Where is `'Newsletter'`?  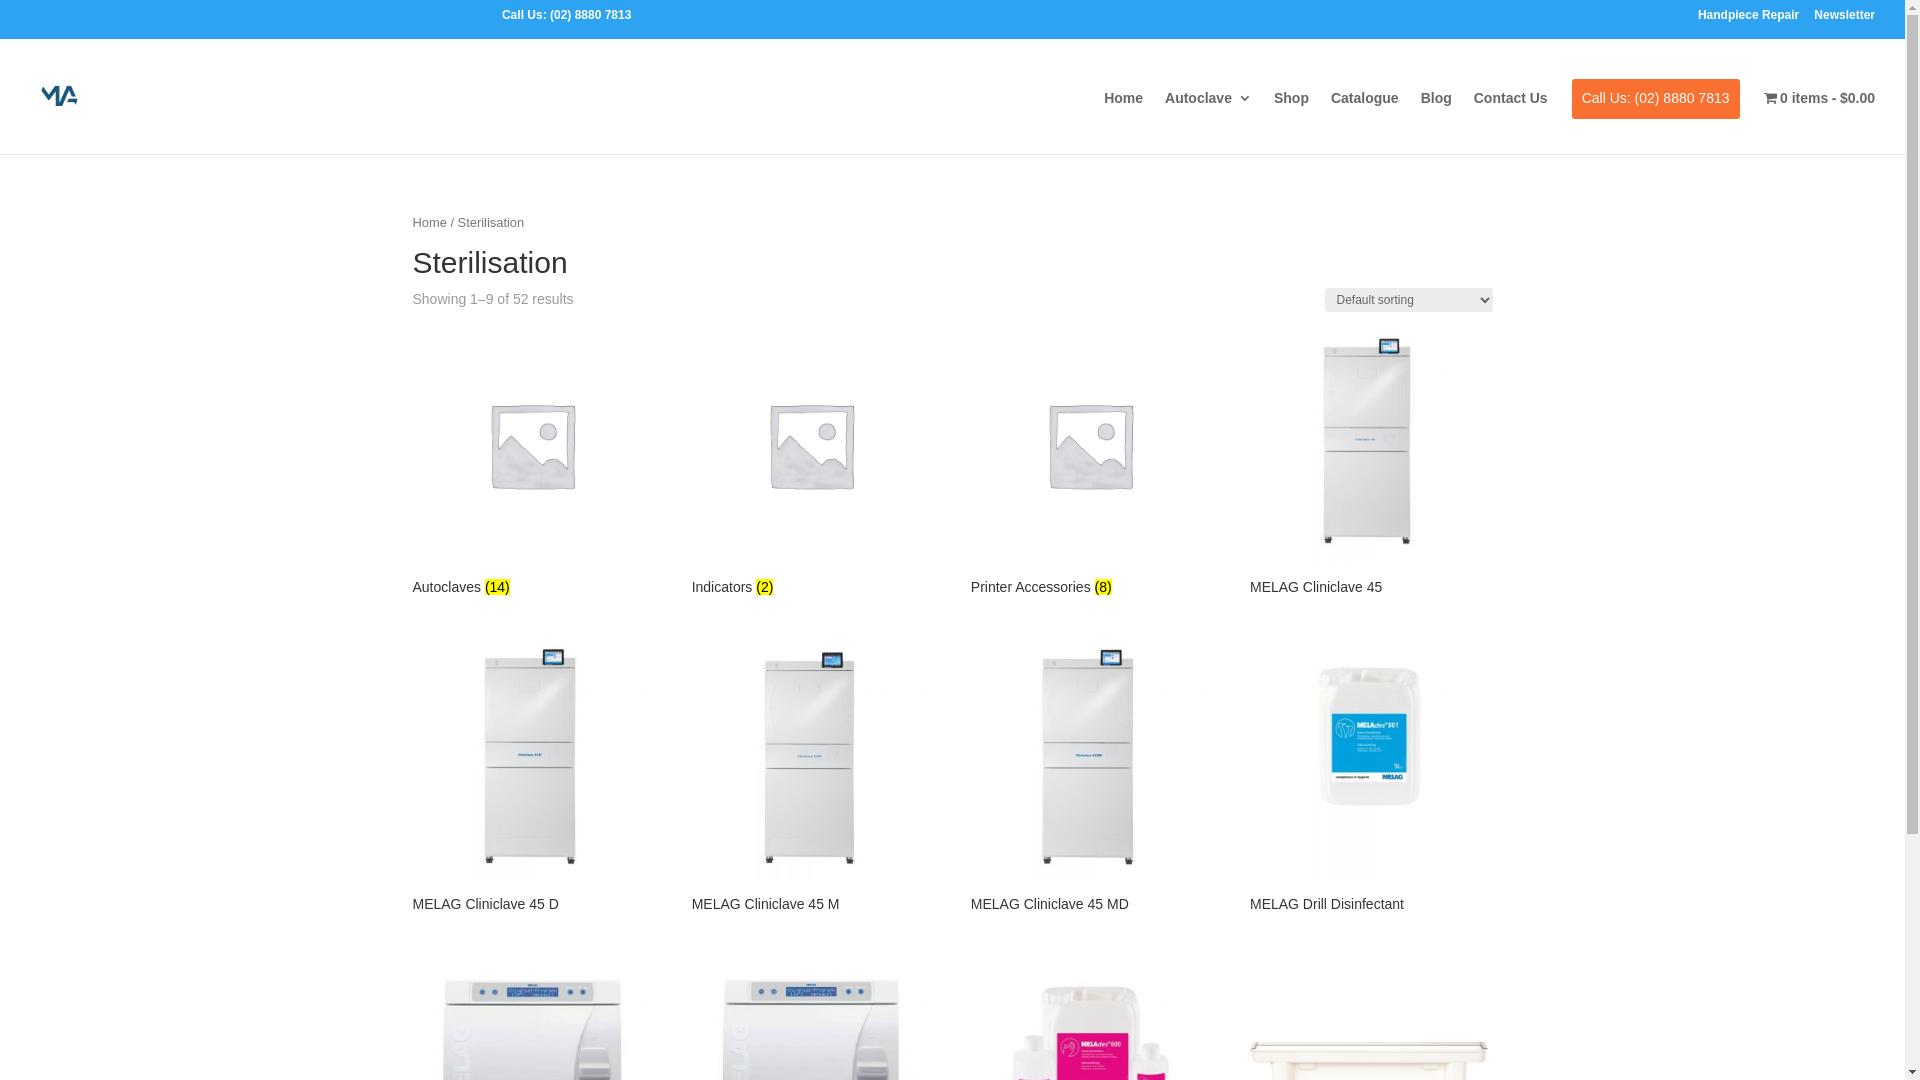 'Newsletter' is located at coordinates (1843, 19).